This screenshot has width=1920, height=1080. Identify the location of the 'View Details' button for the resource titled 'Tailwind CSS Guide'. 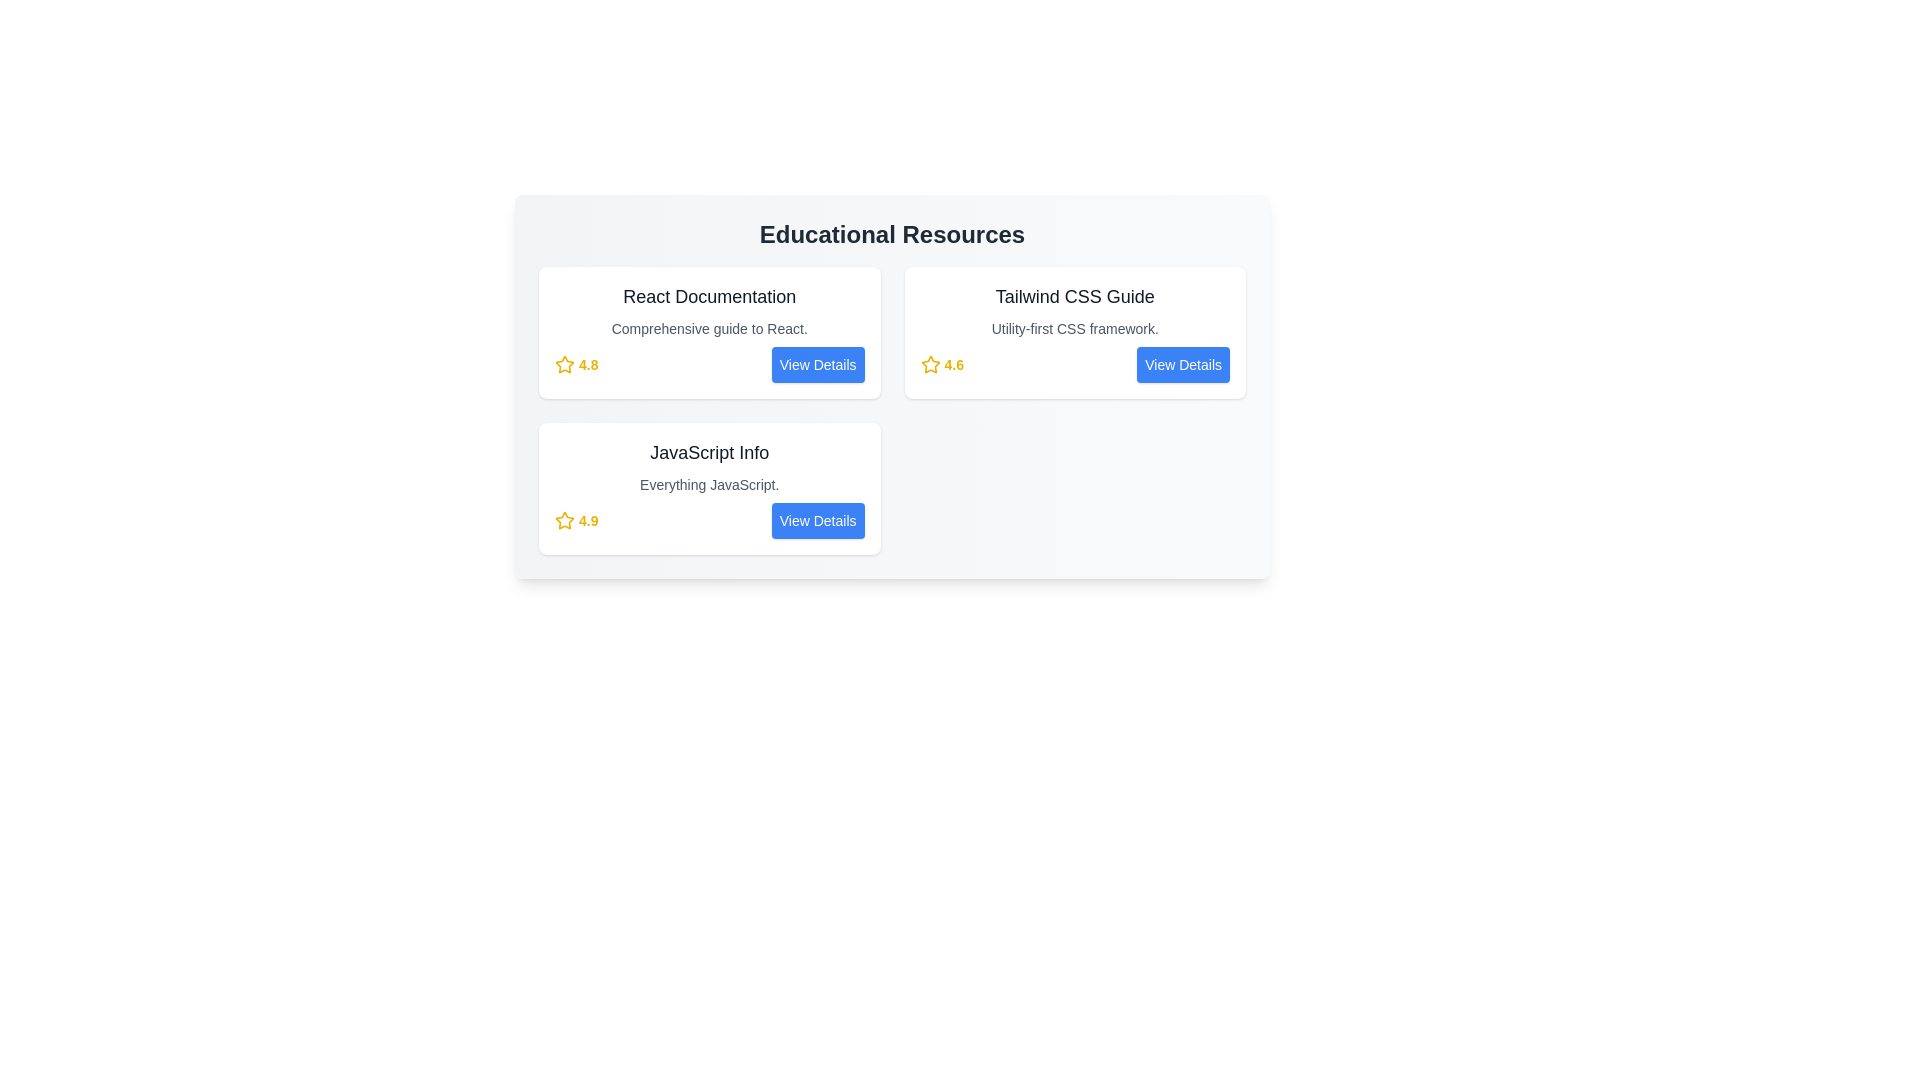
(1184, 365).